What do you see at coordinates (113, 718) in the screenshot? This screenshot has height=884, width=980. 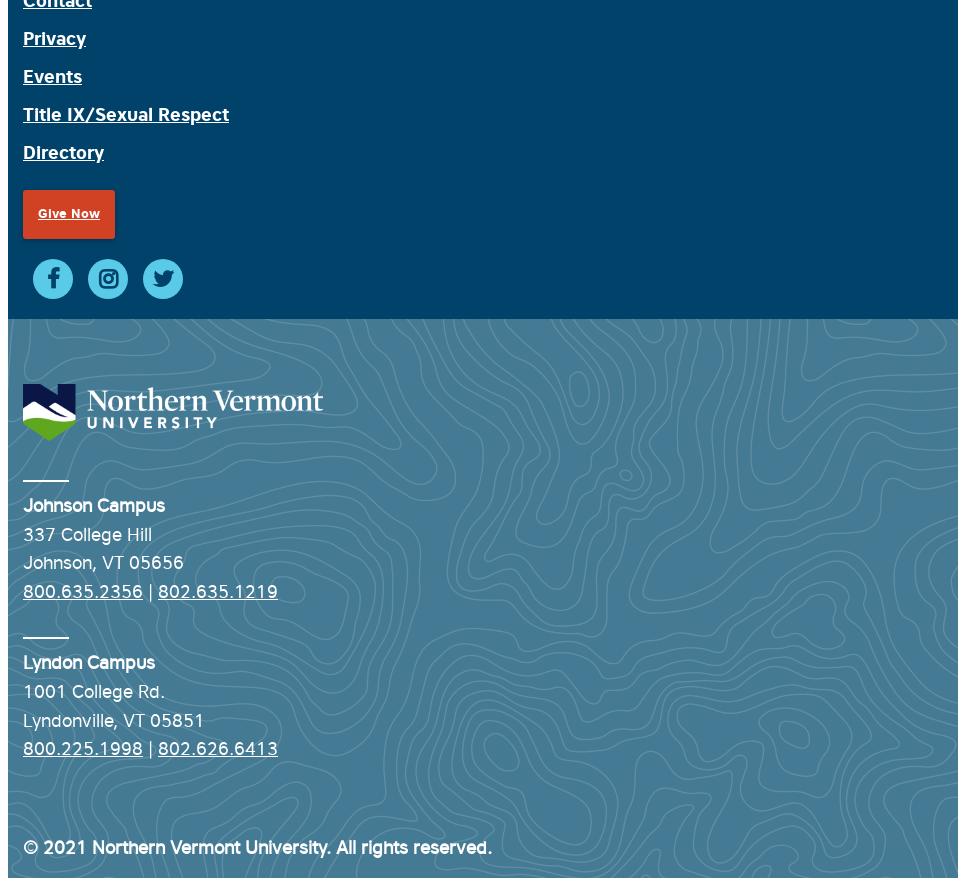 I see `'Lyndonville, VT 05851'` at bounding box center [113, 718].